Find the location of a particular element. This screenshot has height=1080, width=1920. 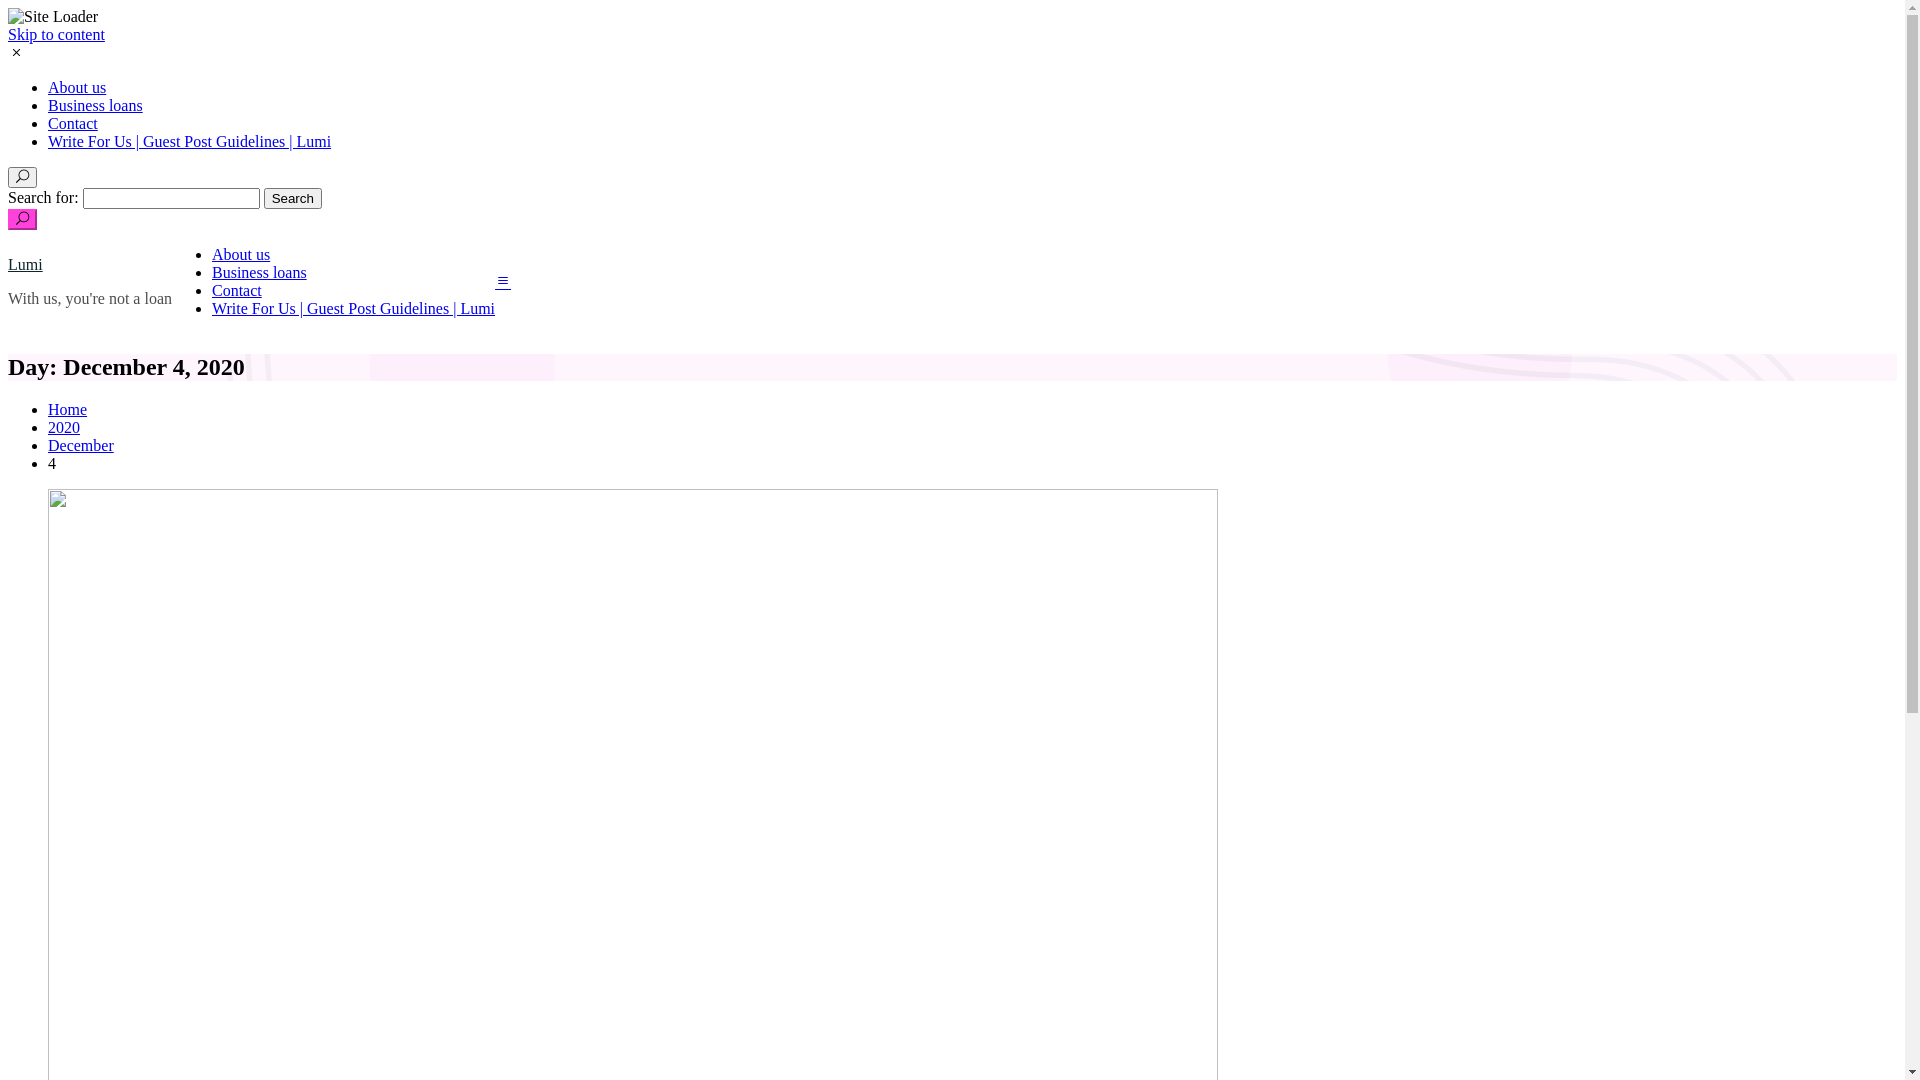

'Lumi' is located at coordinates (25, 263).